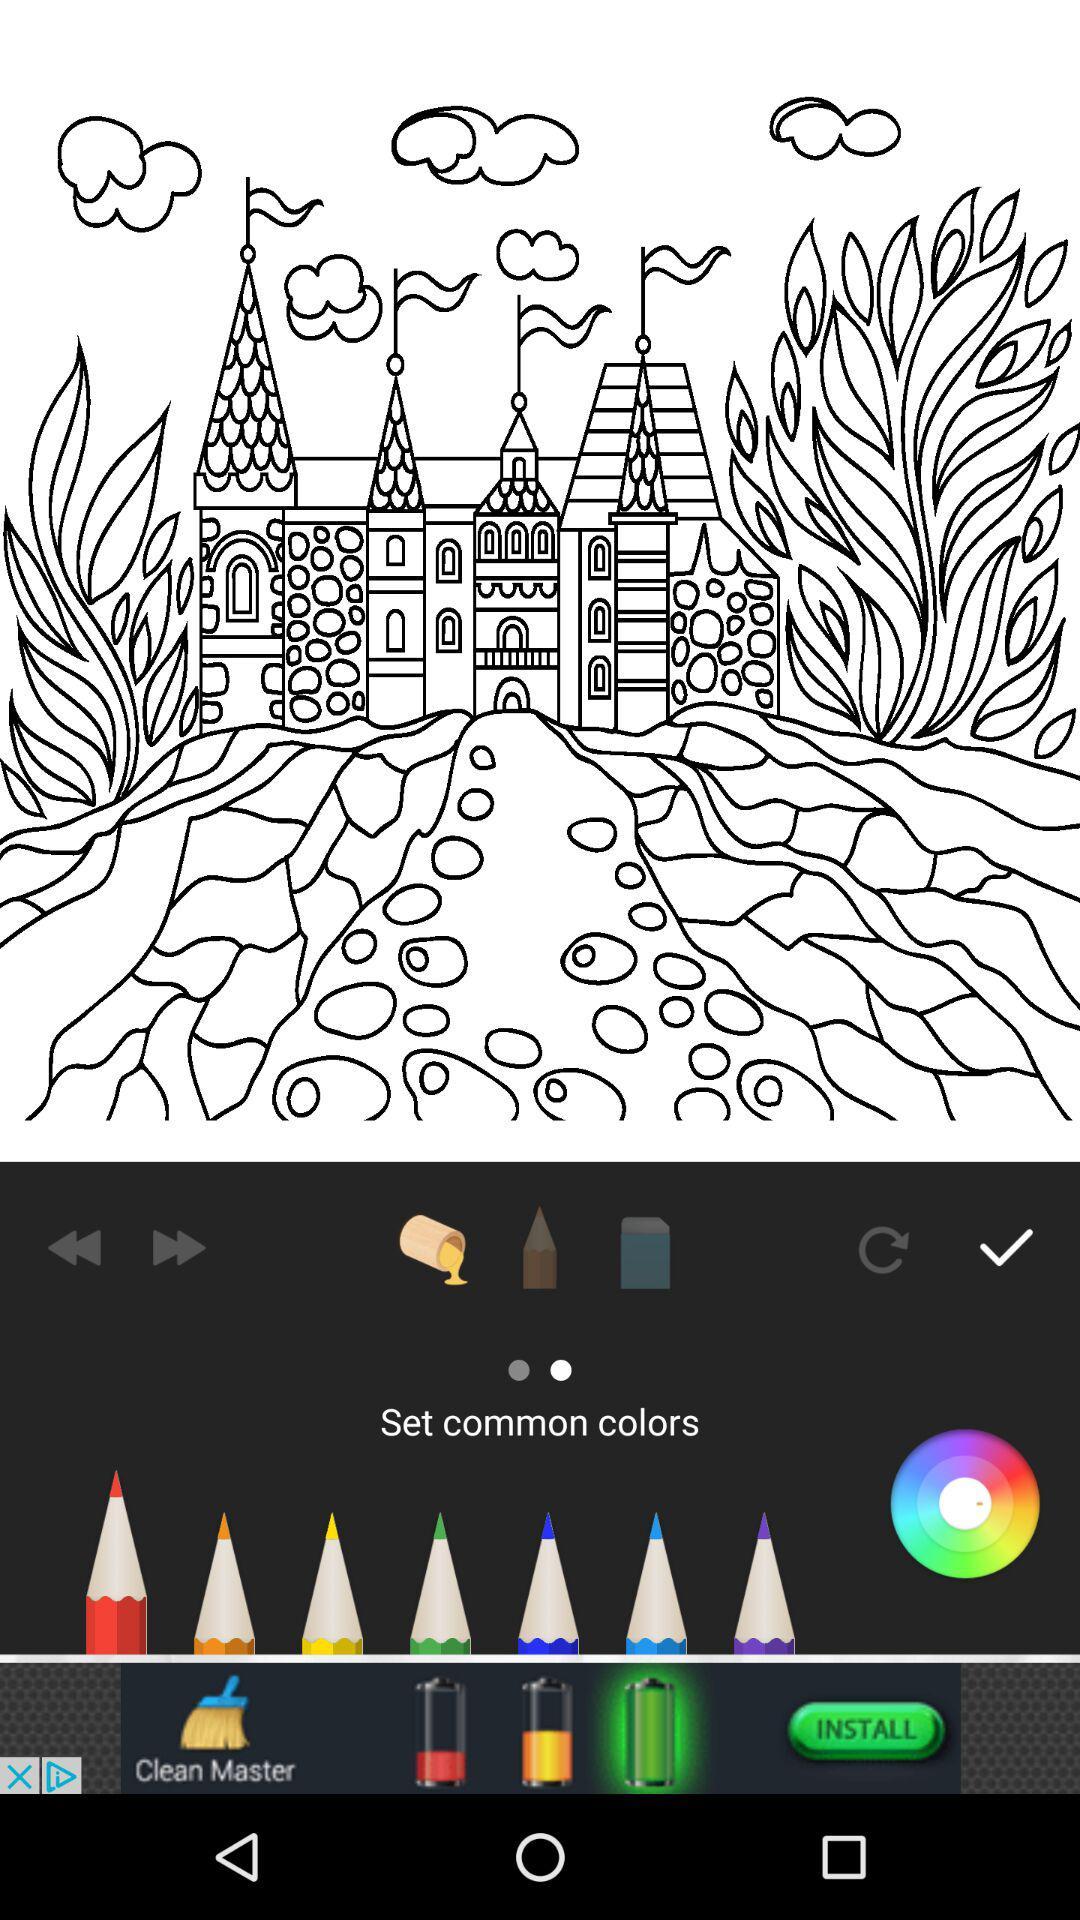 The height and width of the screenshot is (1920, 1080). I want to click on the check icon, so click(1006, 1335).